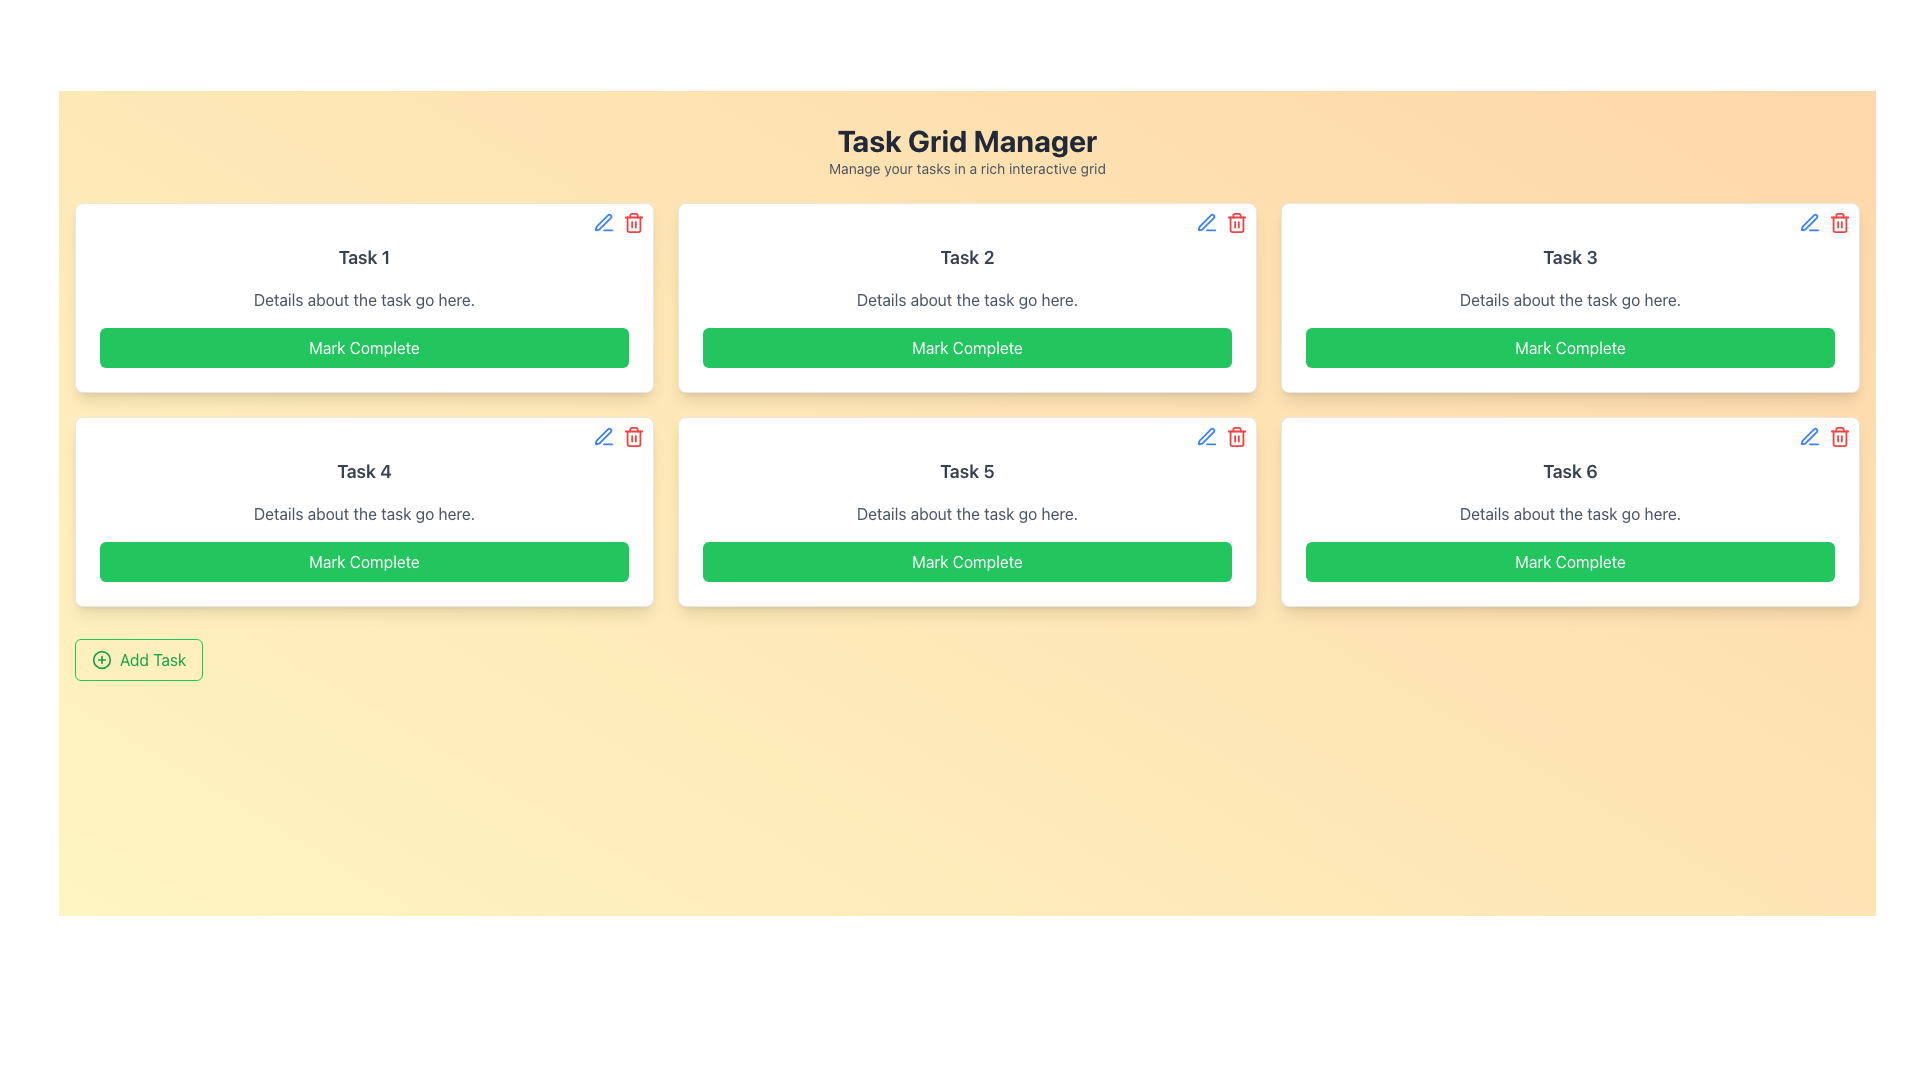 The image size is (1920, 1080). What do you see at coordinates (364, 300) in the screenshot?
I see `text label displaying 'Details about the task go here.' located below the title 'Task 1' in the first task card` at bounding box center [364, 300].